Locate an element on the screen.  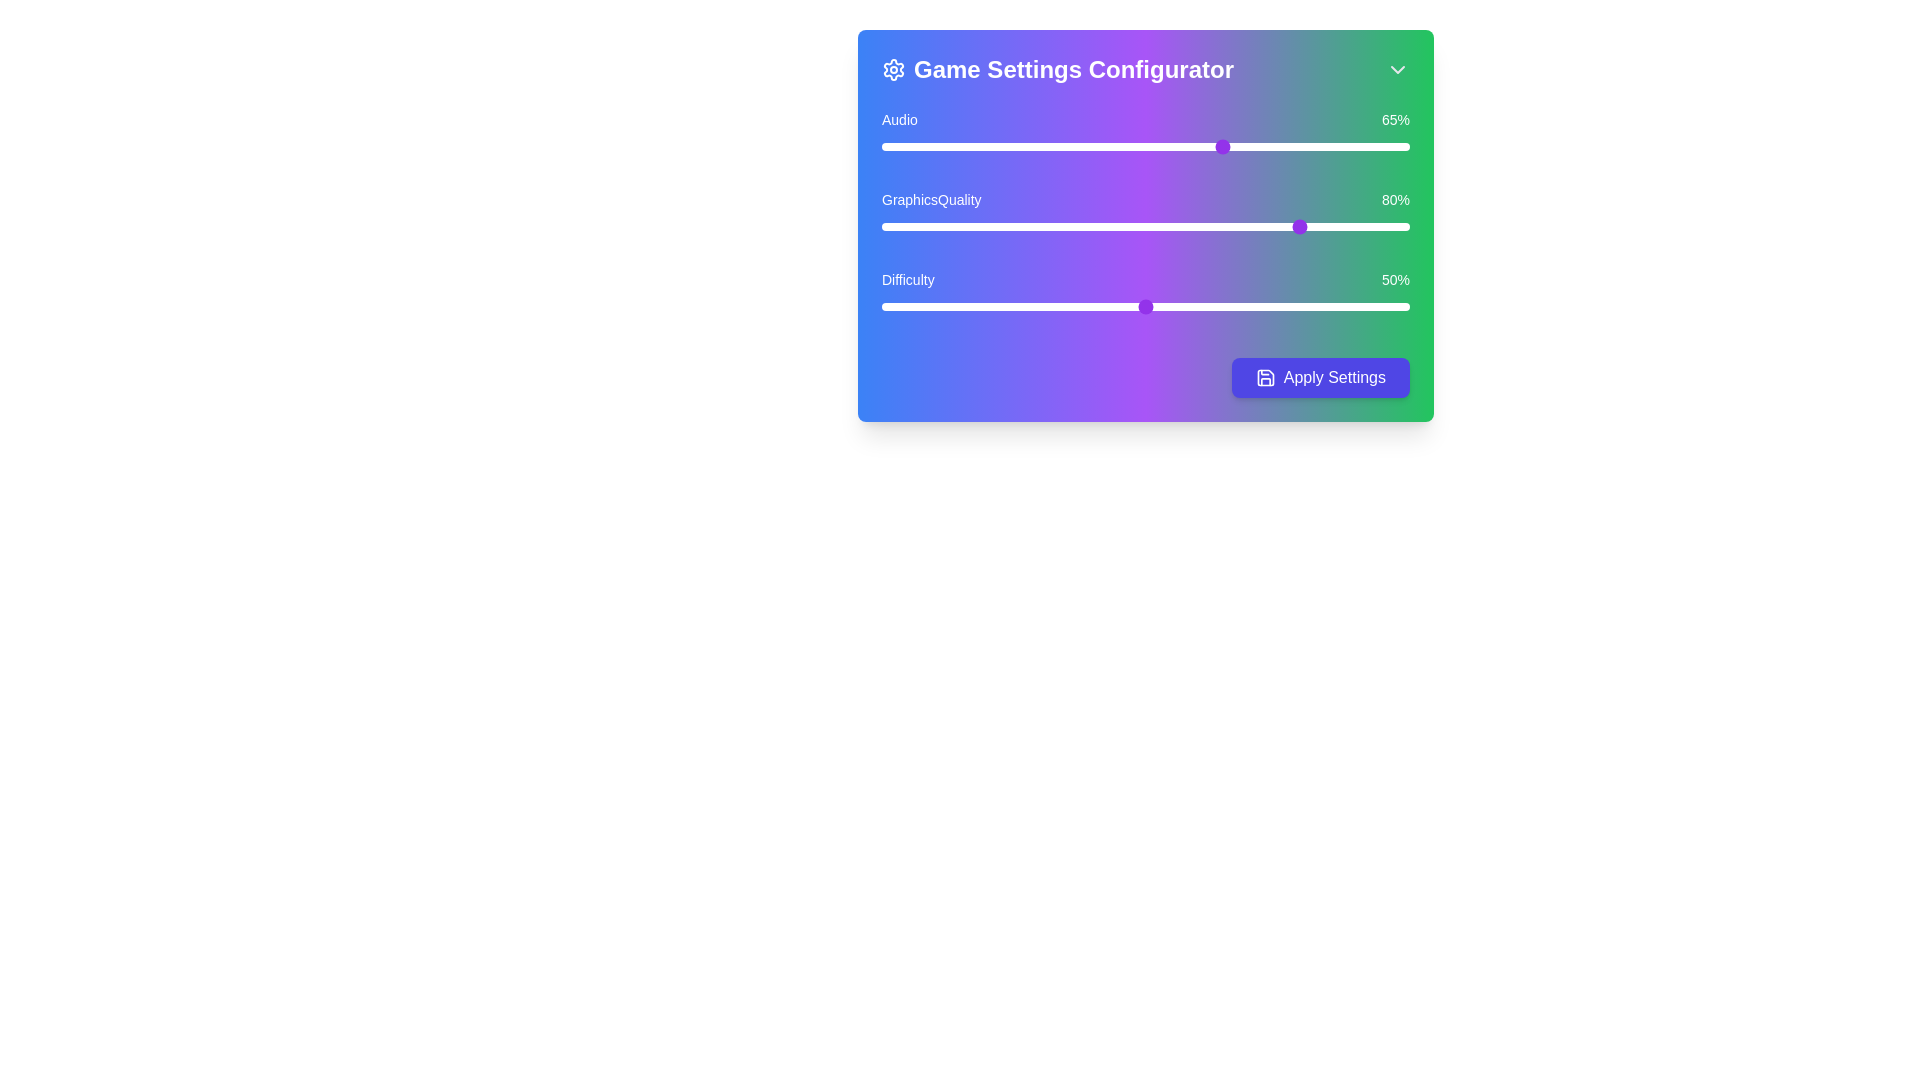
the blue gear icon located in the top-left area of the header section, which is positioned directly to the left of the title text is located at coordinates (892, 68).